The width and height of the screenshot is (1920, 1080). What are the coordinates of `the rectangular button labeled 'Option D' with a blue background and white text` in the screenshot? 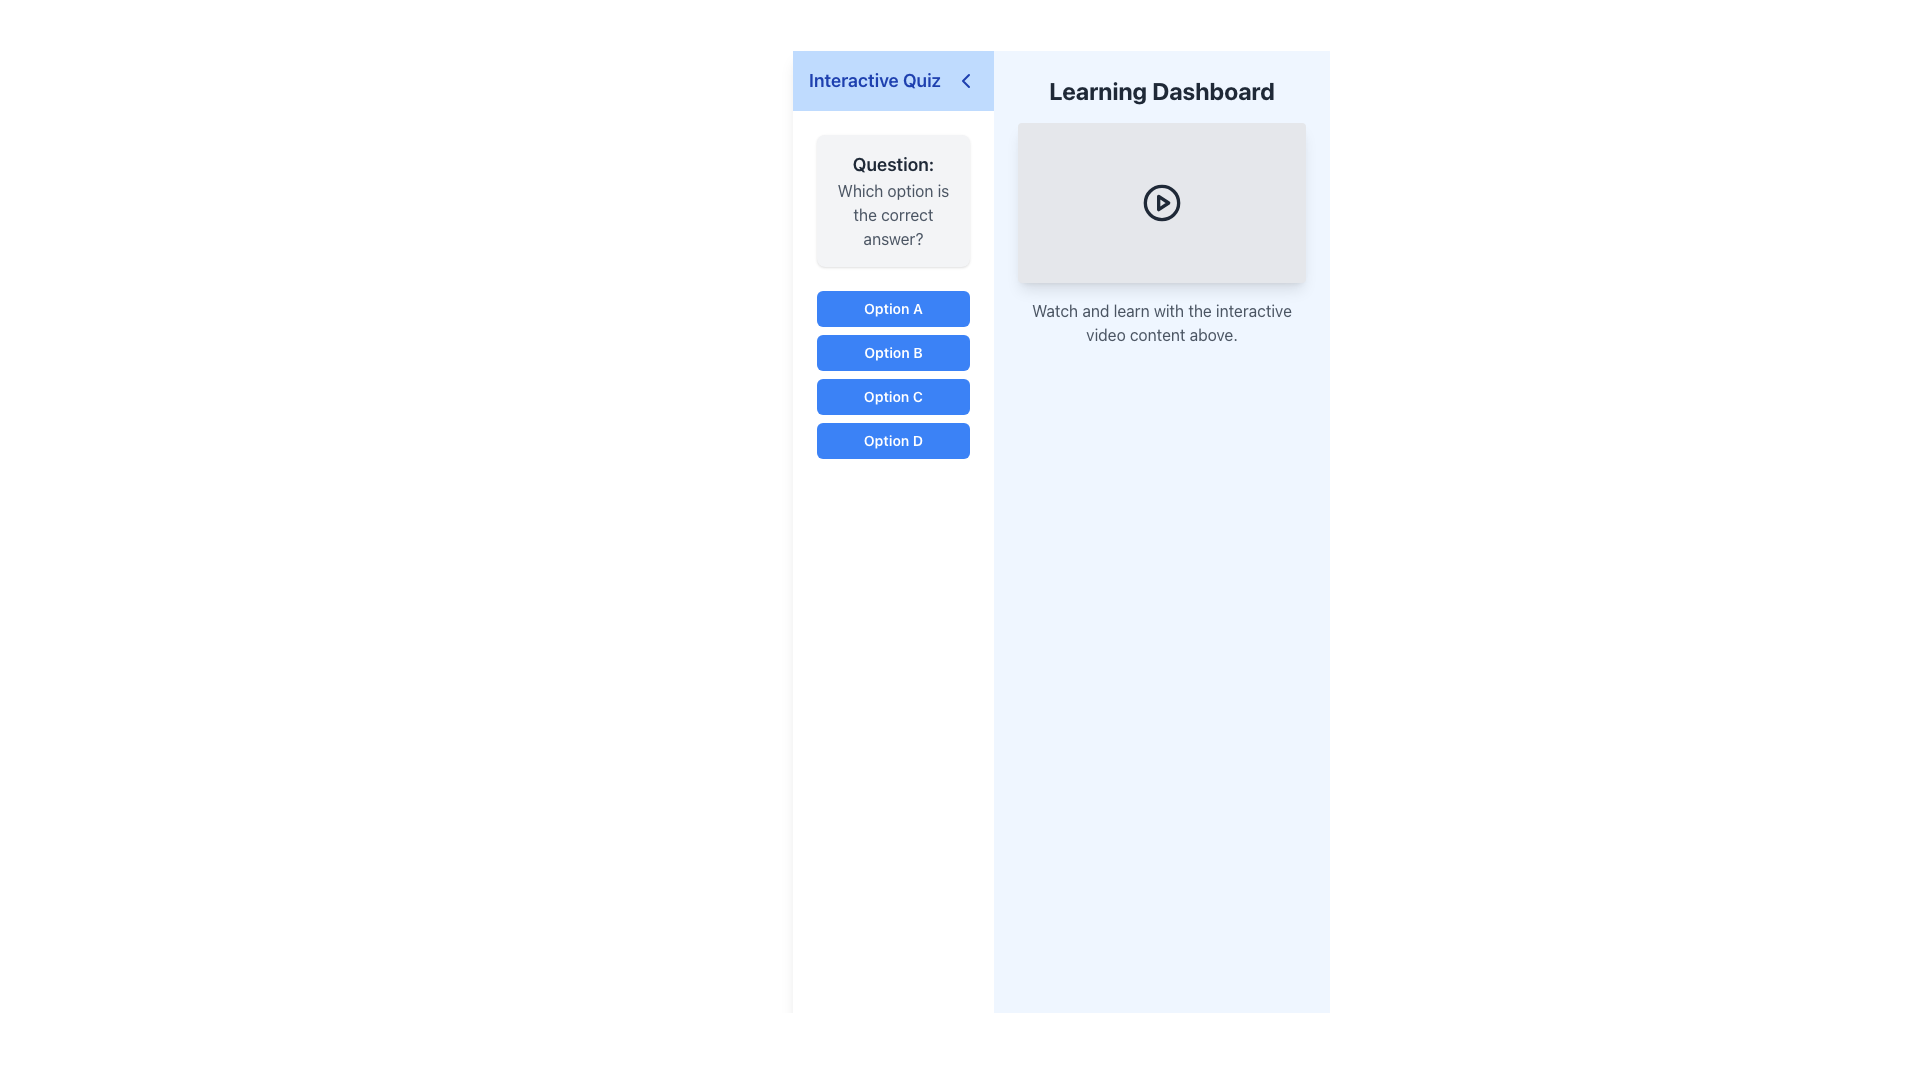 It's located at (892, 439).